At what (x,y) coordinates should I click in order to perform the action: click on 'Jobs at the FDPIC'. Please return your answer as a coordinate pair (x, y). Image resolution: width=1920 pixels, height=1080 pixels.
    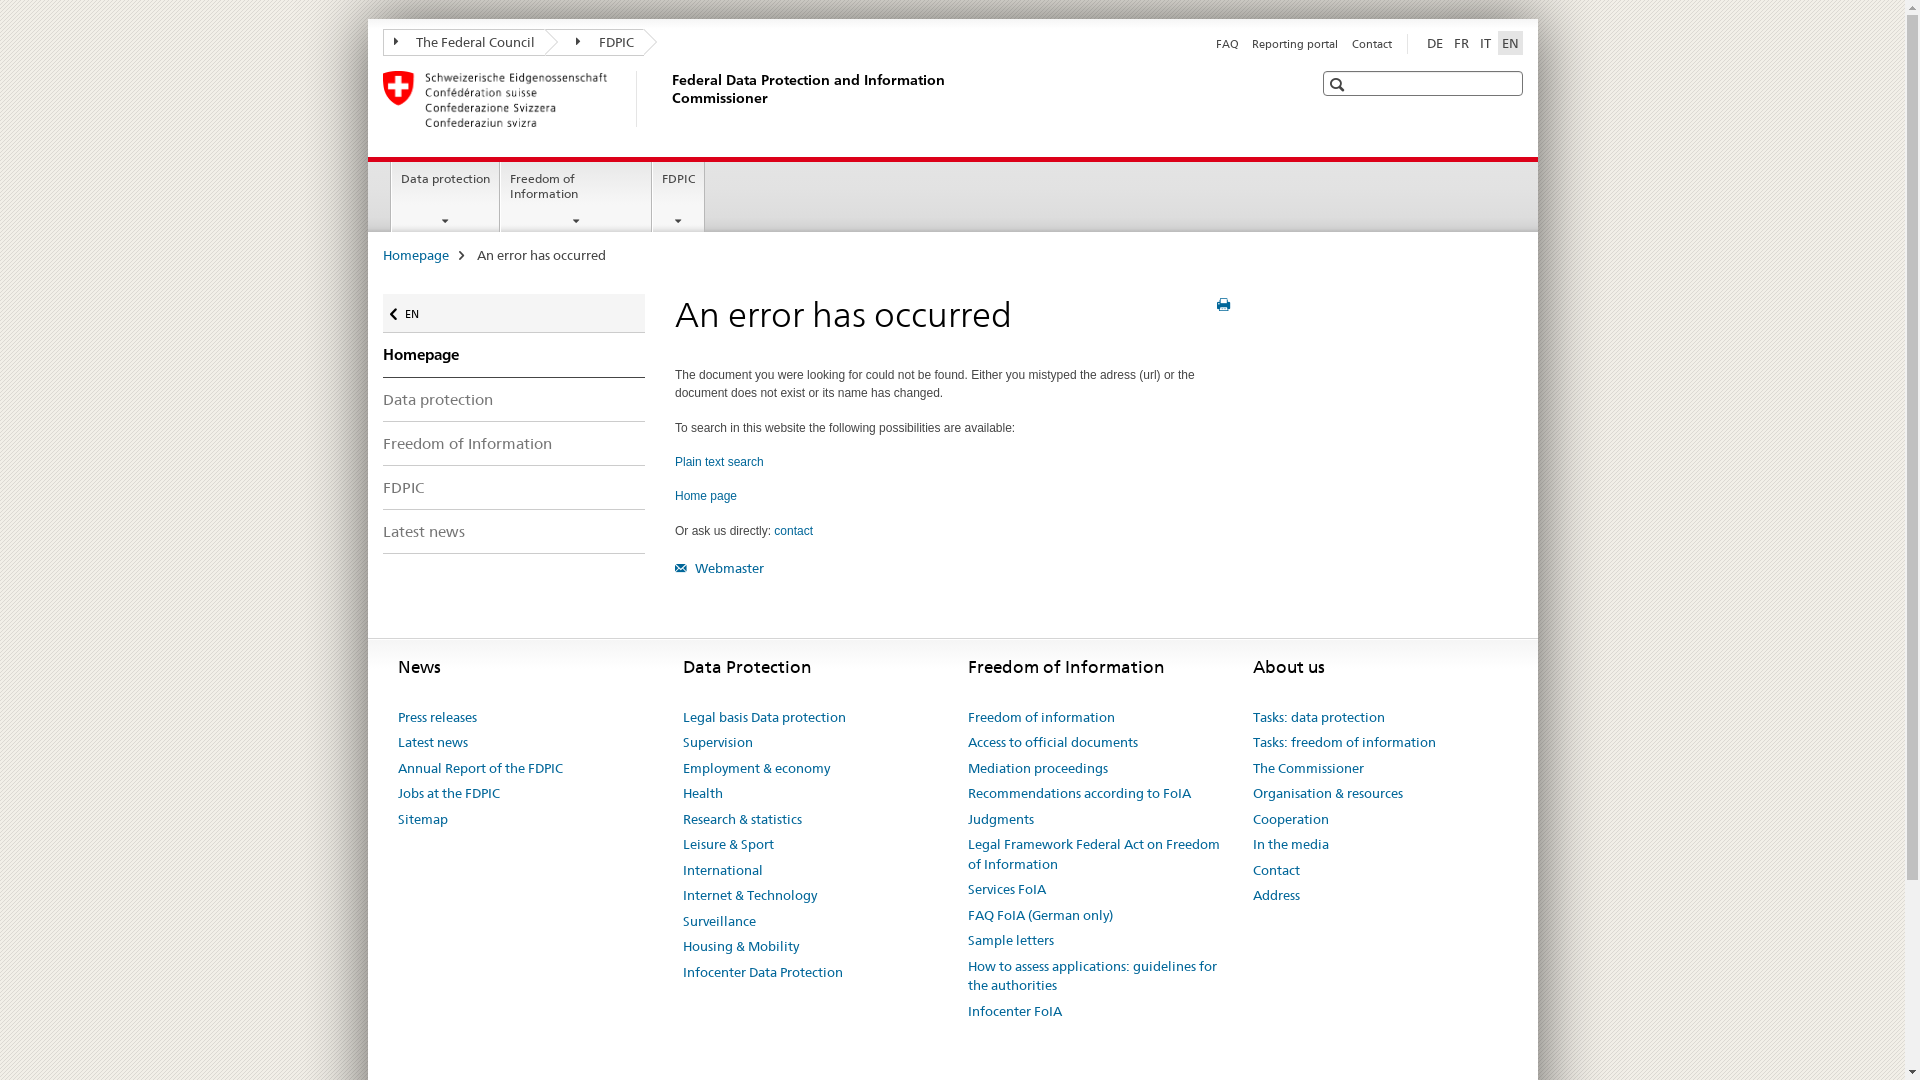
    Looking at the image, I should click on (448, 793).